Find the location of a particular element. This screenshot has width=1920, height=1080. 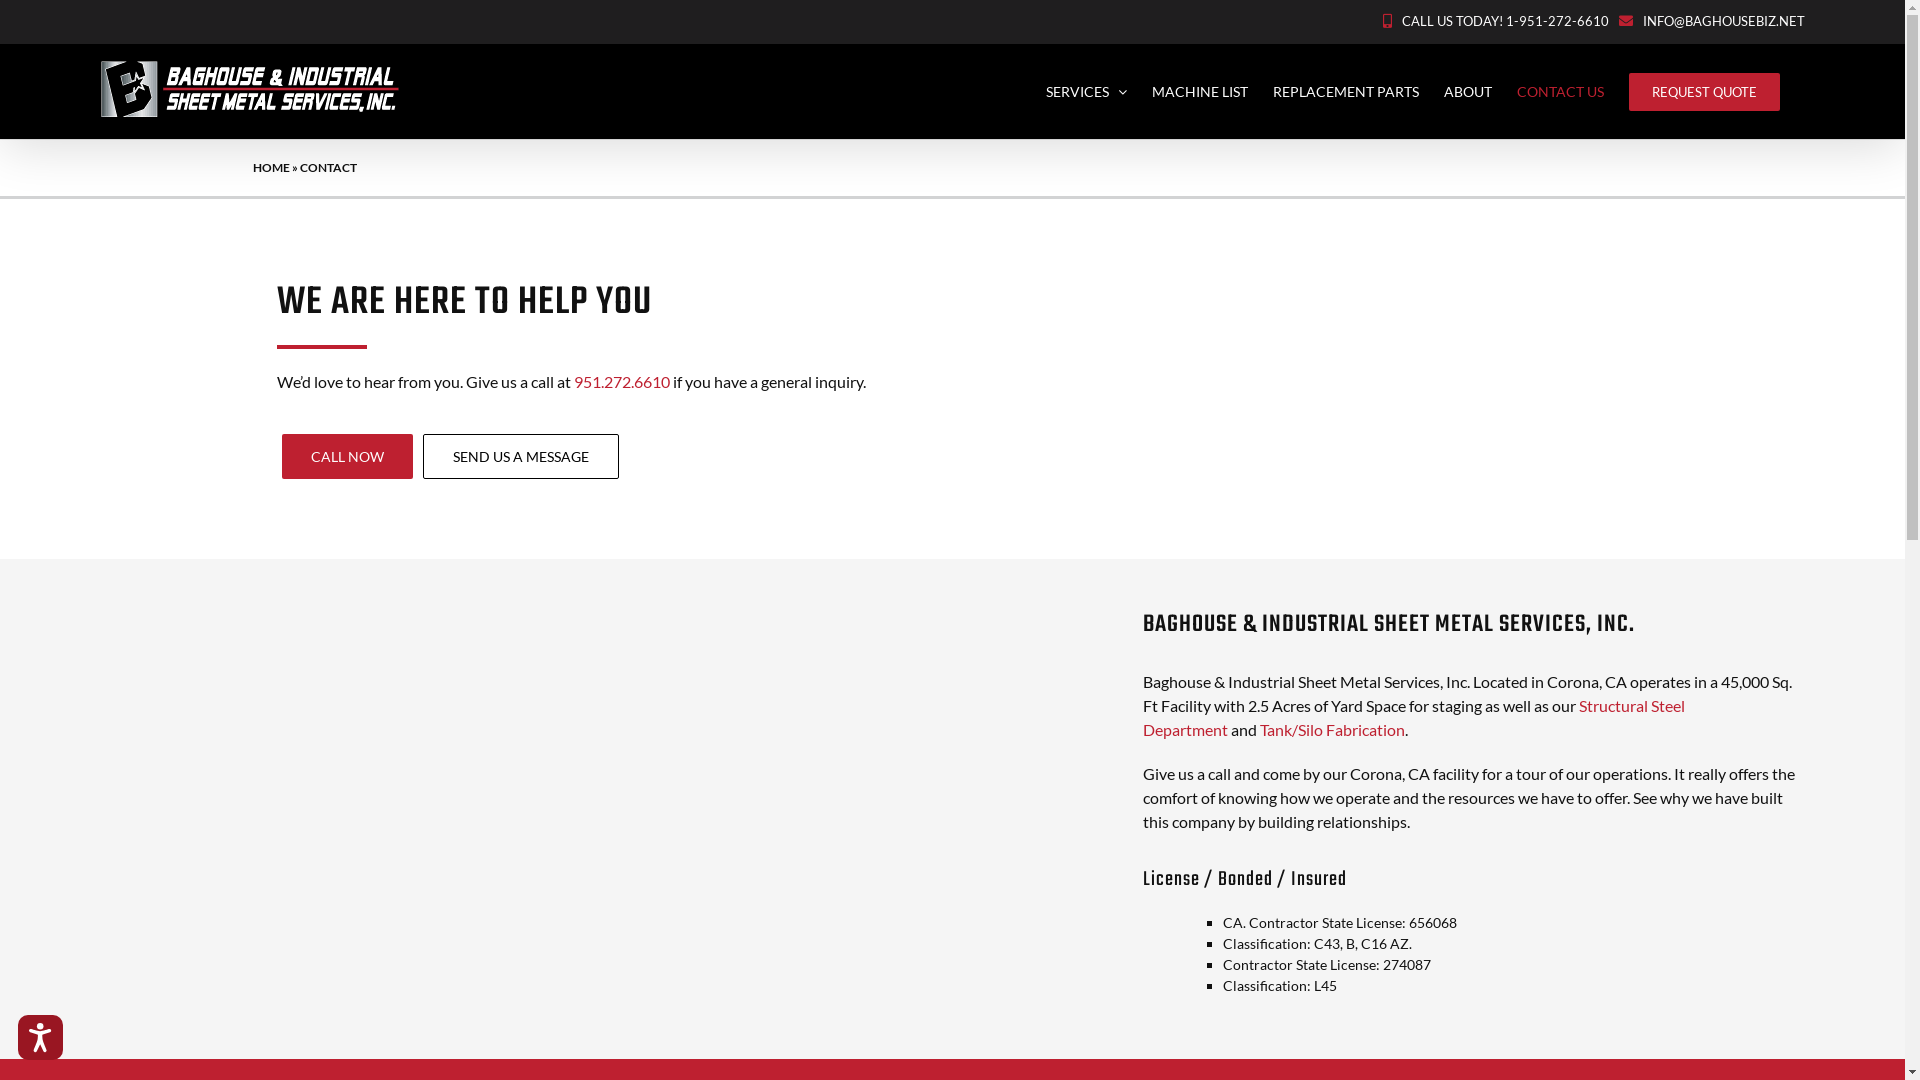

'CONTACT US' is located at coordinates (1516, 91).